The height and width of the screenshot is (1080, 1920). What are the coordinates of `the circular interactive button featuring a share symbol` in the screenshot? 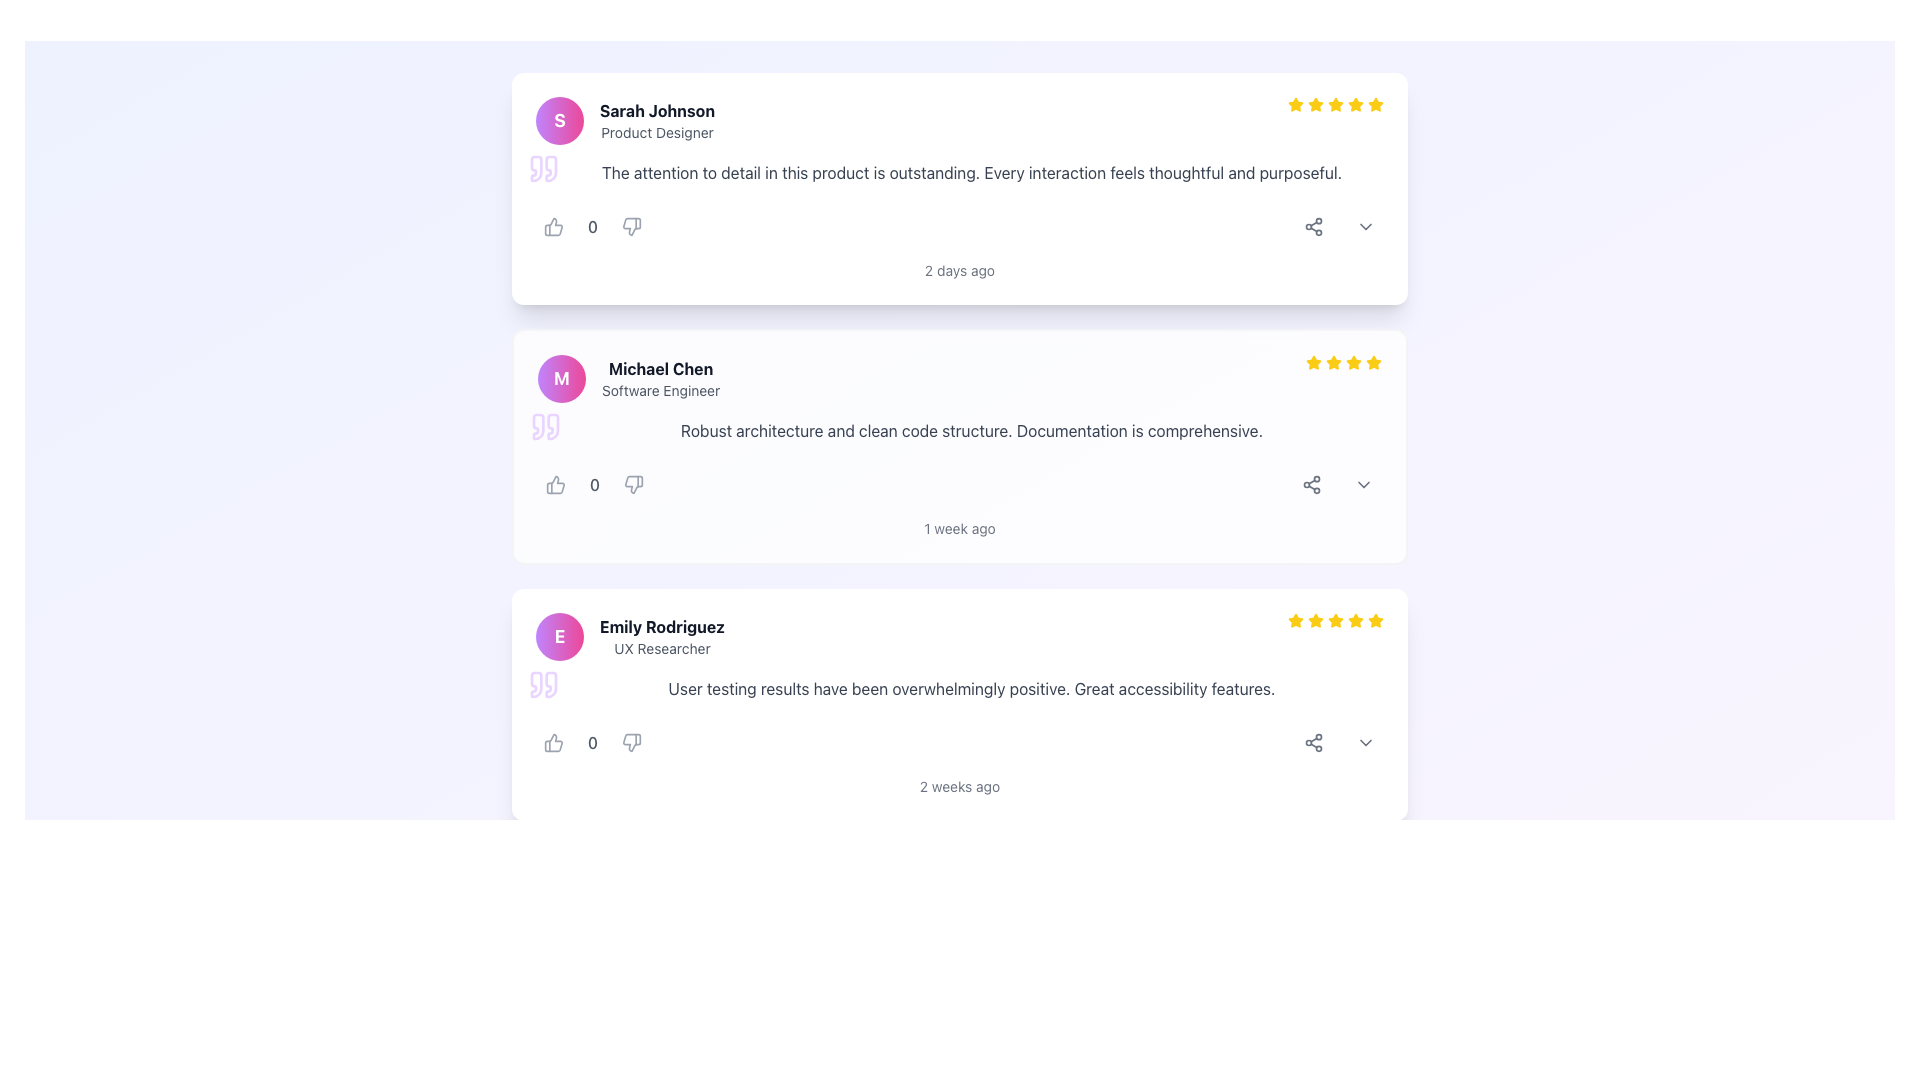 It's located at (1314, 743).